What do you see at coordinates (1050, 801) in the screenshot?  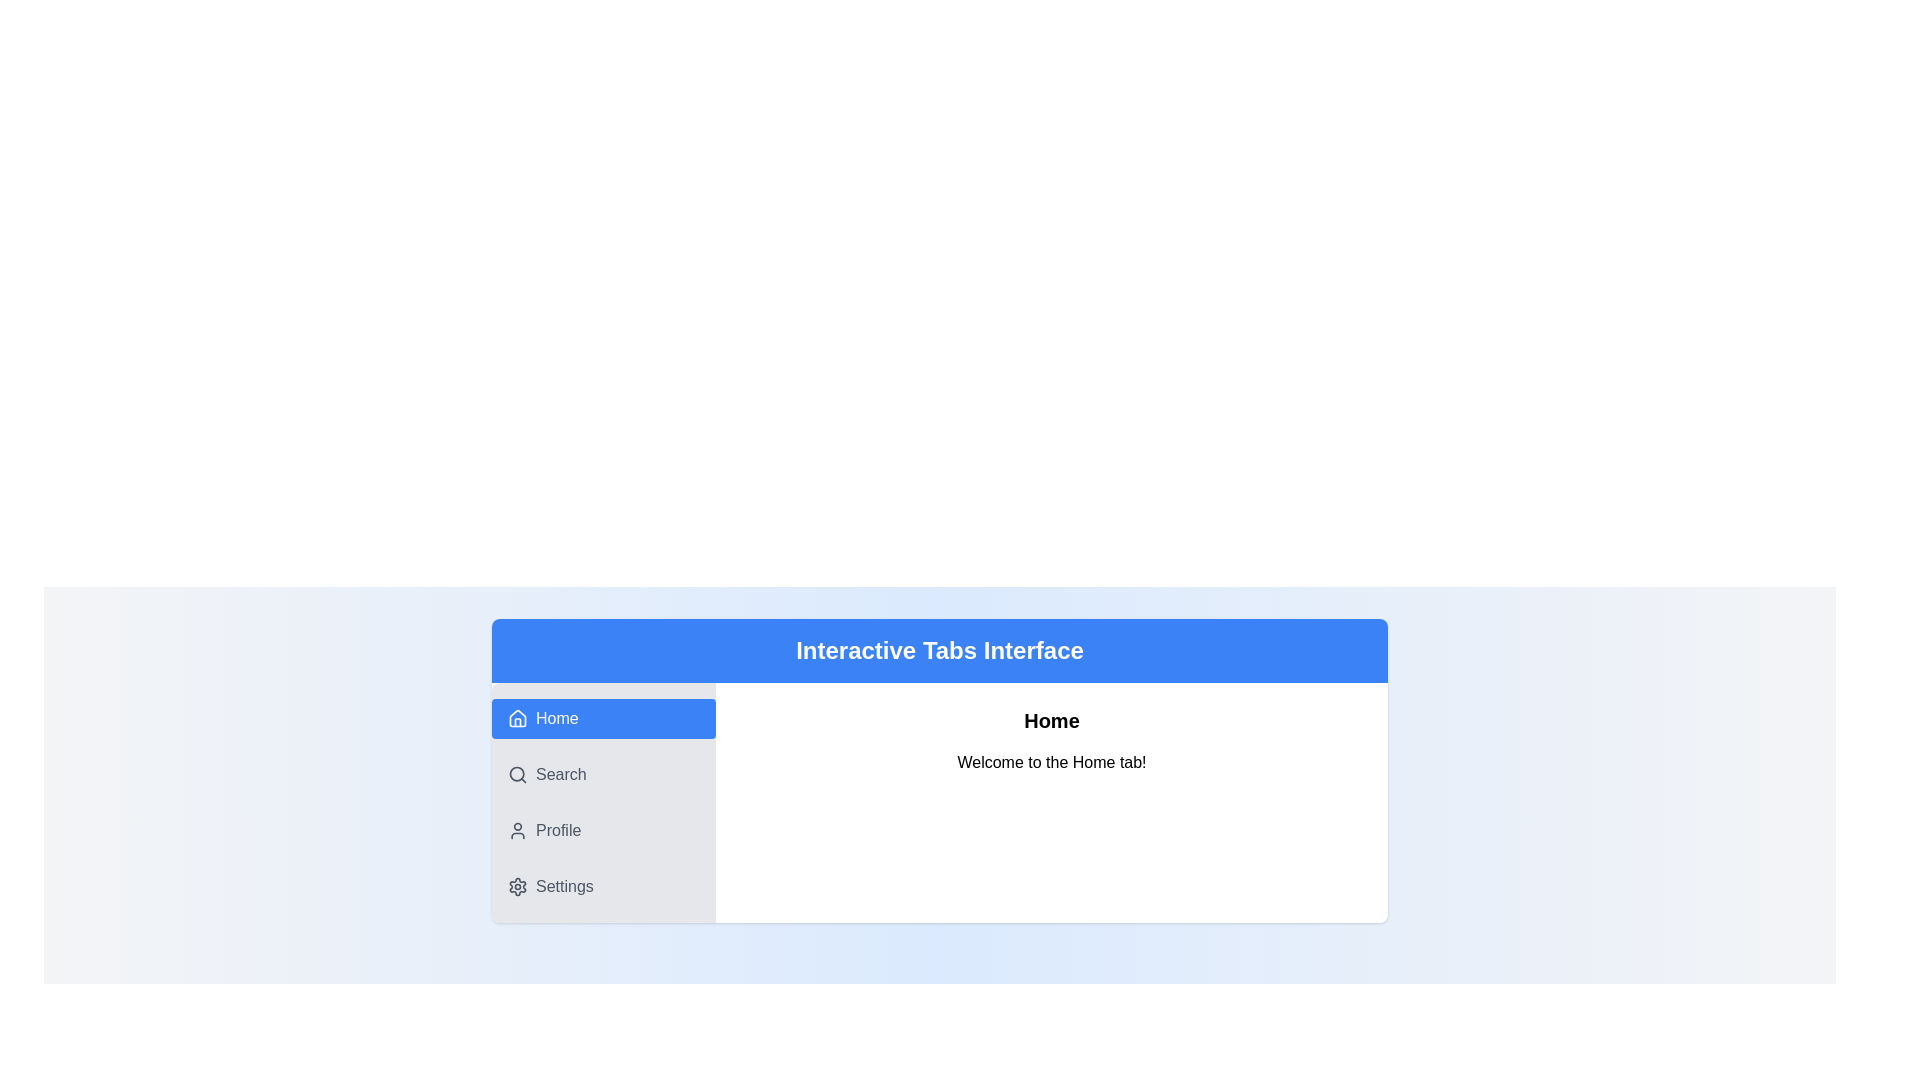 I see `the content displayed in the main area of the currently selected tab` at bounding box center [1050, 801].